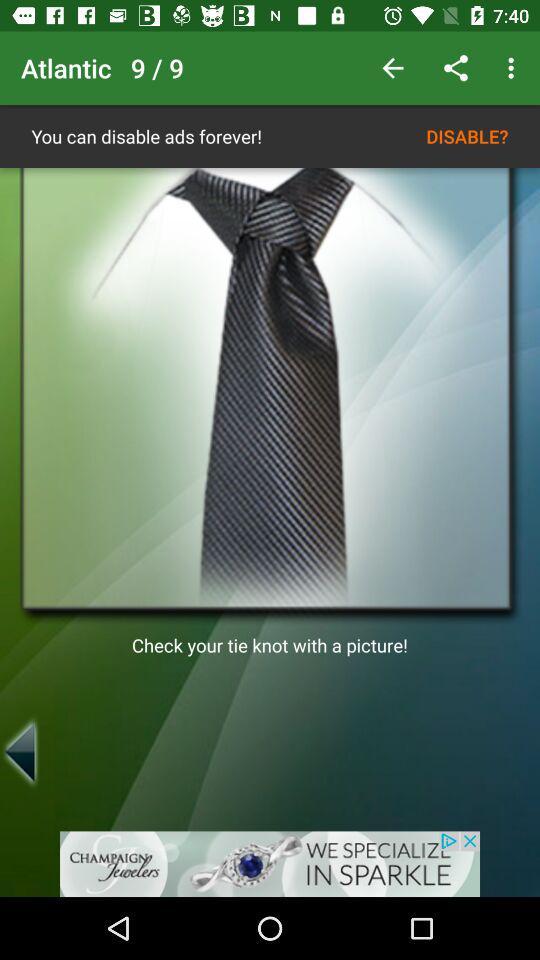 The width and height of the screenshot is (540, 960). What do you see at coordinates (270, 863) in the screenshot?
I see `this is an advertisement` at bounding box center [270, 863].